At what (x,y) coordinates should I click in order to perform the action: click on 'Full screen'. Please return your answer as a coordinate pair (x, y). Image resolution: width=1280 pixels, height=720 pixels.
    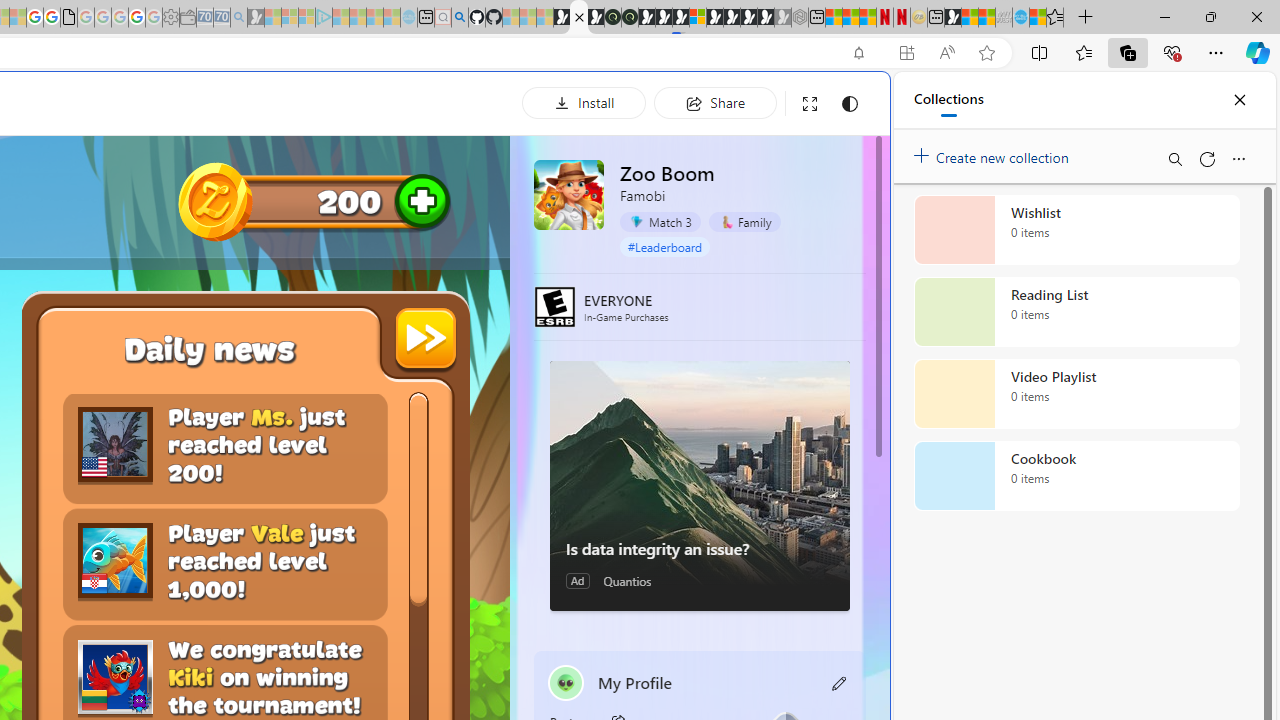
    Looking at the image, I should click on (810, 103).